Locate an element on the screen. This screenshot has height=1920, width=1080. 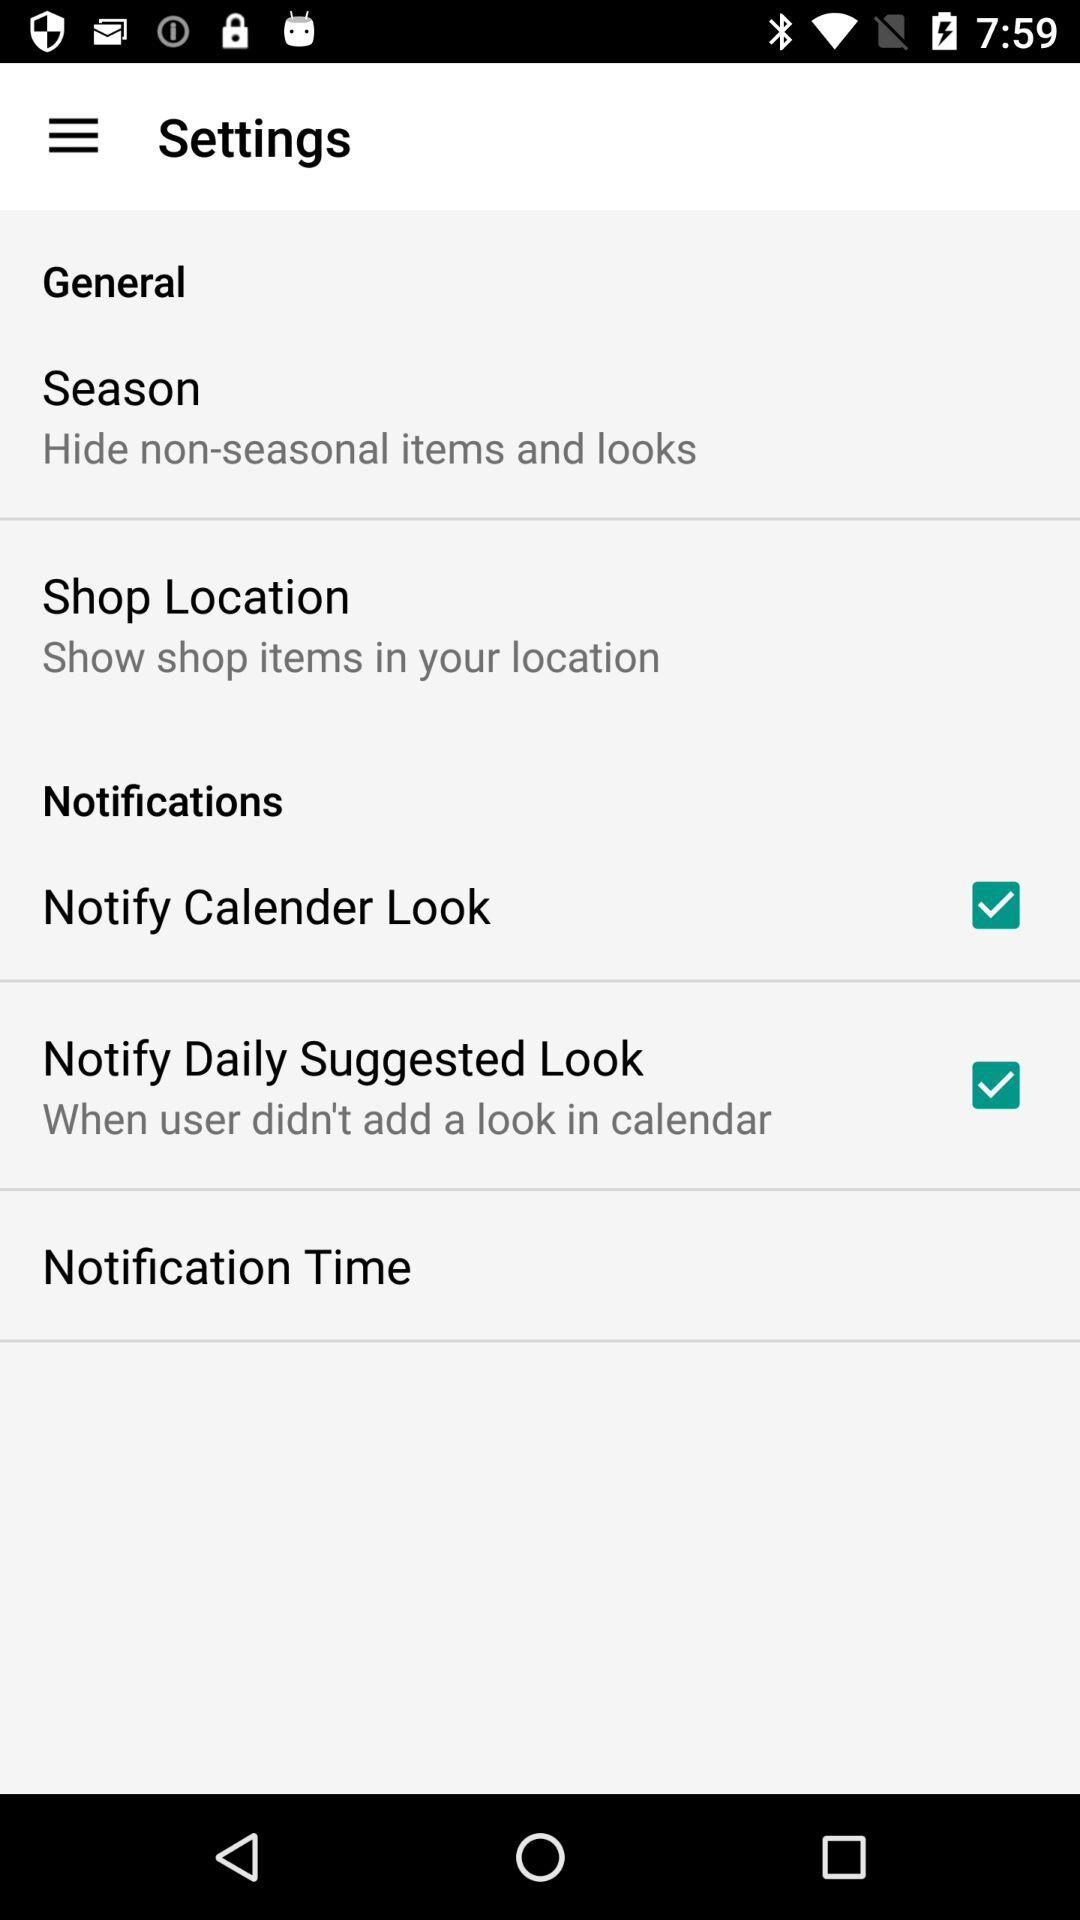
the item above notify daily suggested icon is located at coordinates (265, 904).